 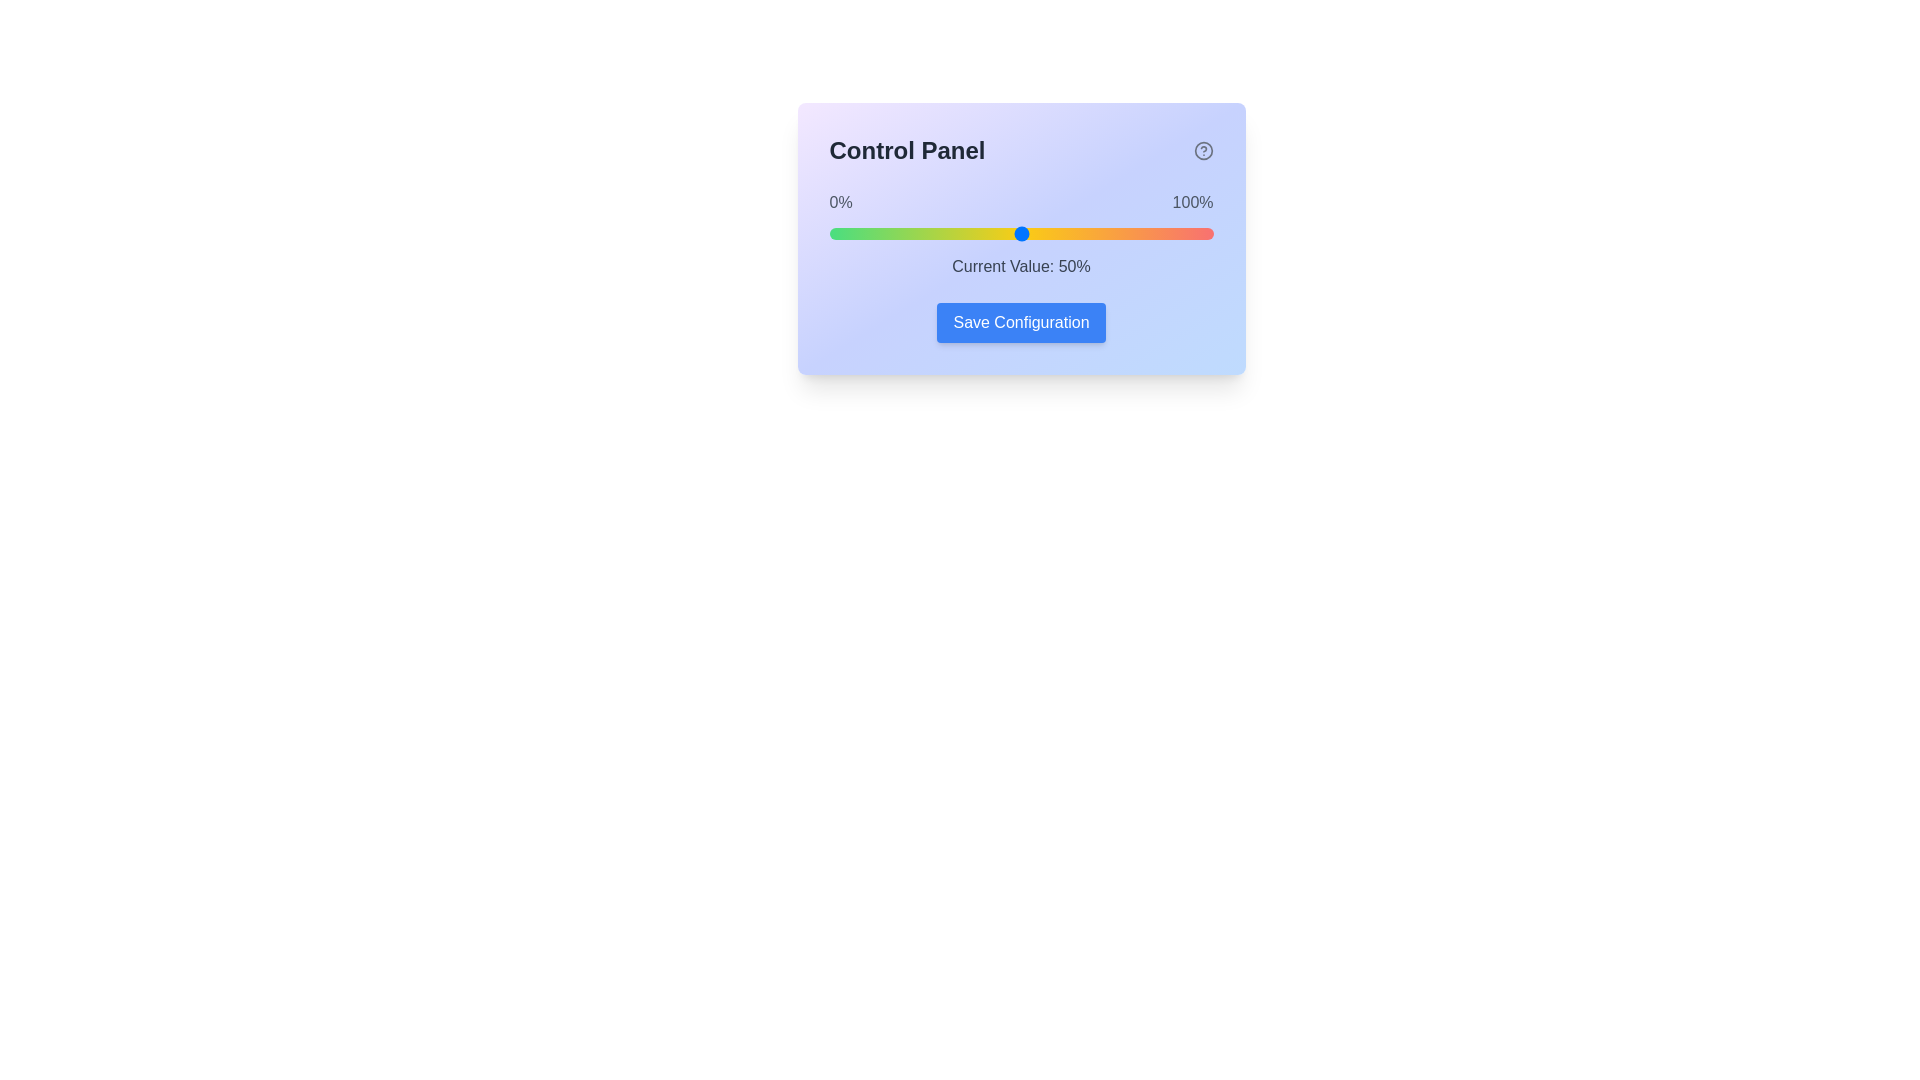 What do you see at coordinates (1202, 149) in the screenshot?
I see `the help icon to display additional information` at bounding box center [1202, 149].